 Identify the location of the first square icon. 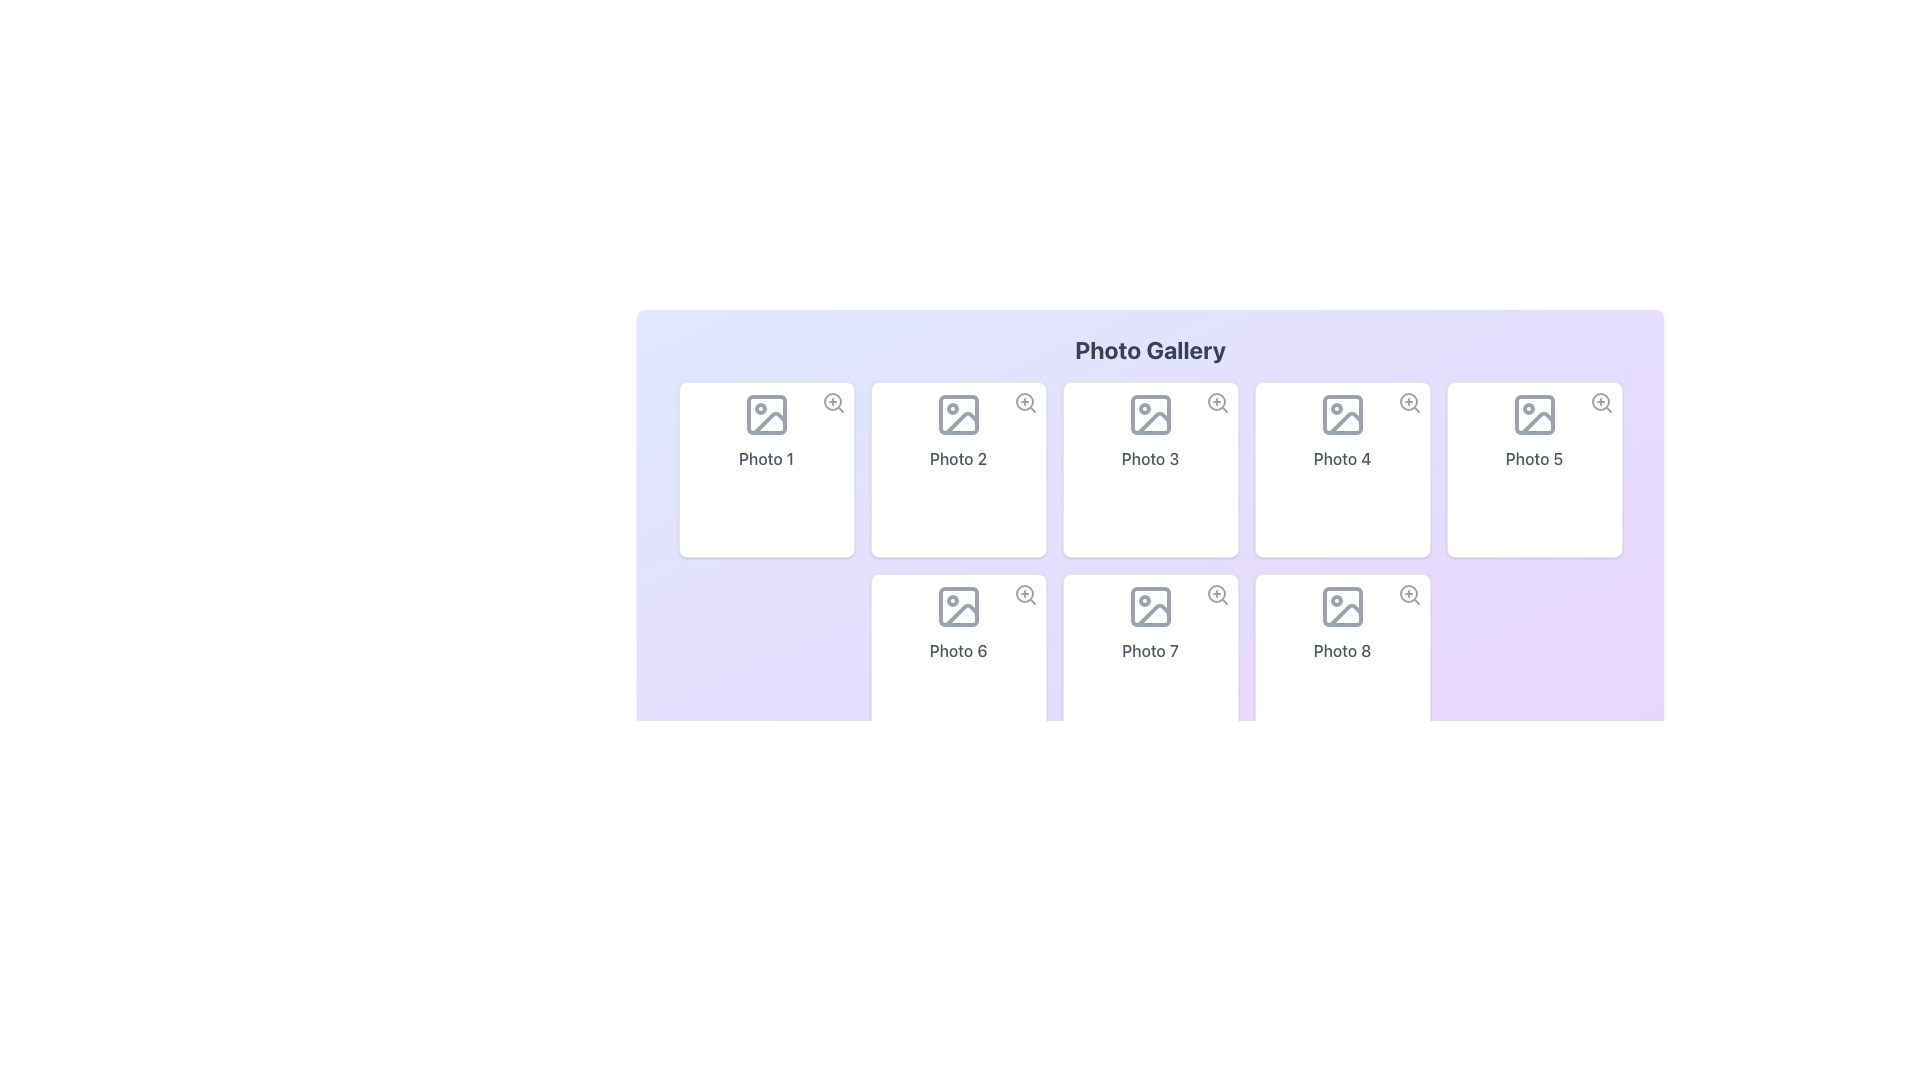
(765, 414).